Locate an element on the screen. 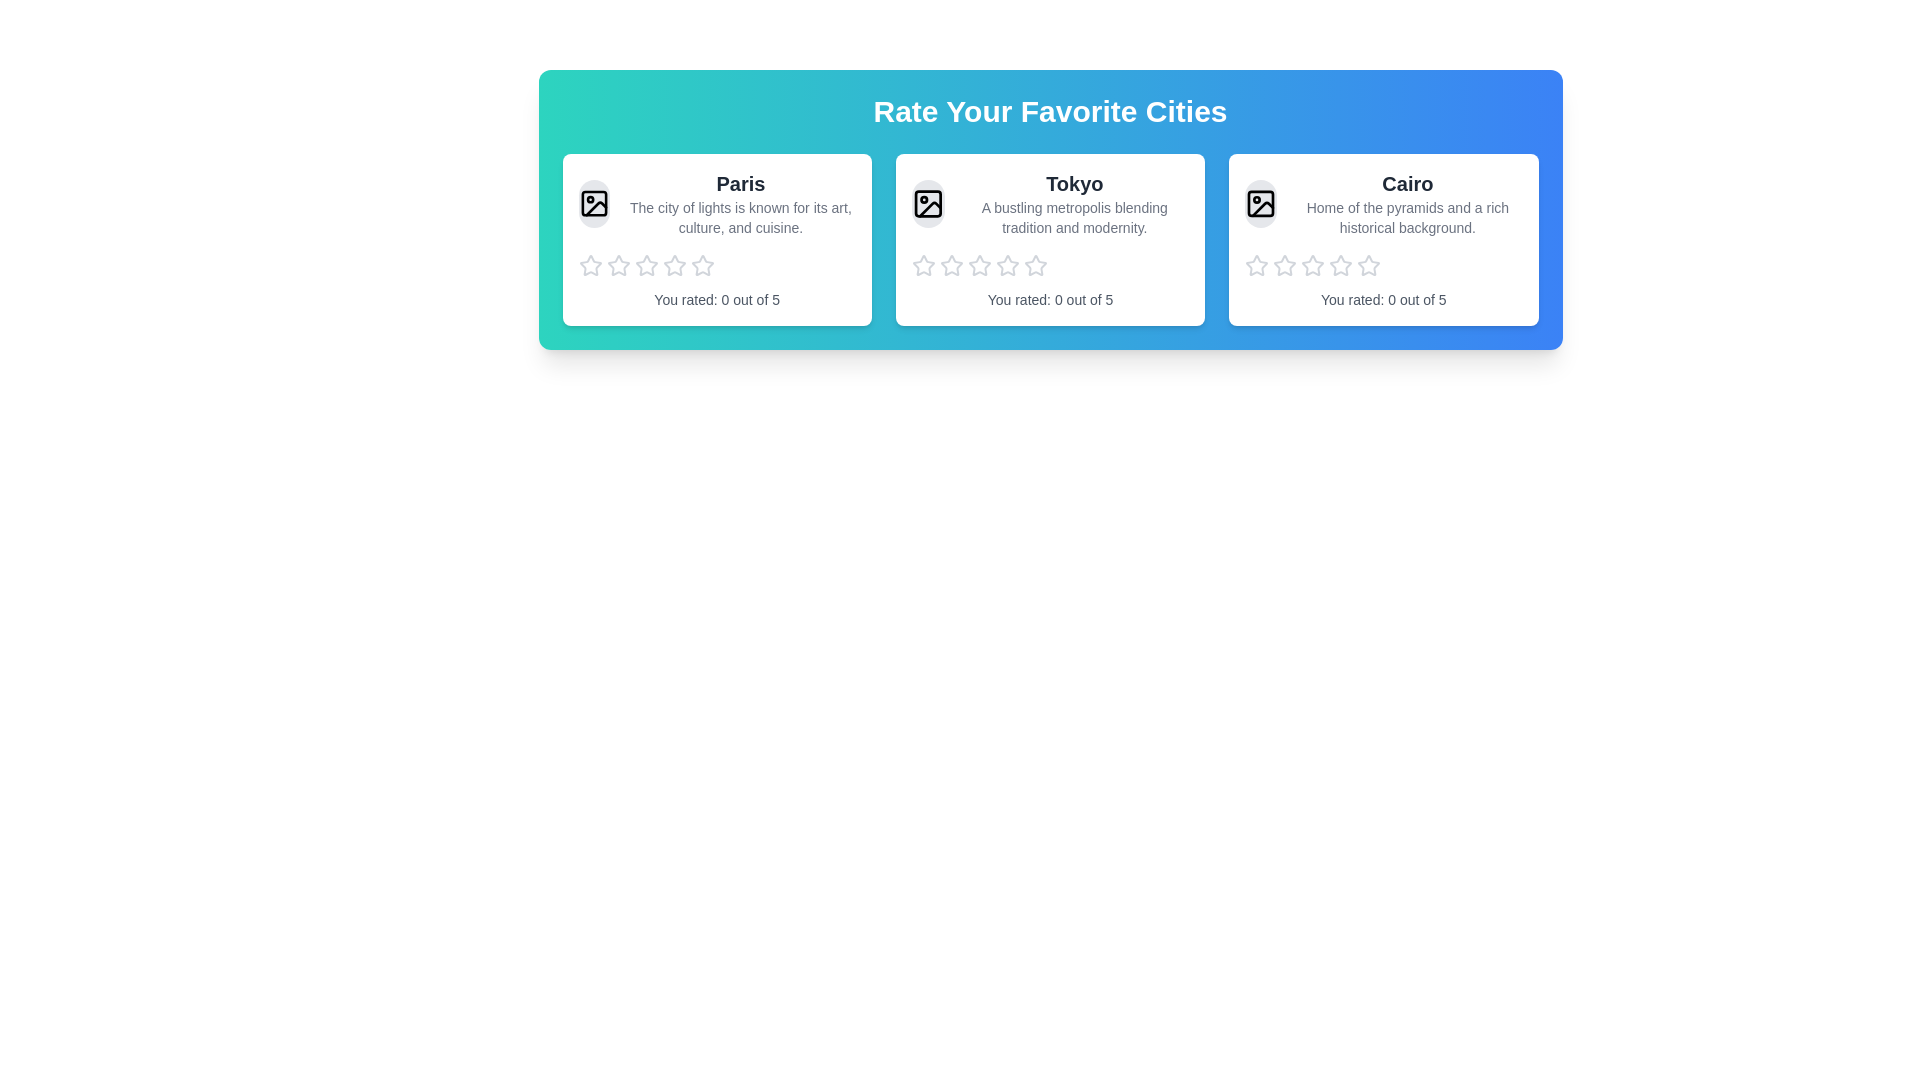 Image resolution: width=1920 pixels, height=1080 pixels. the fourth rating star icon, styled in silver, located under the 'Paris' card in the 'Rate Your Favorite Cities' section is located at coordinates (646, 265).